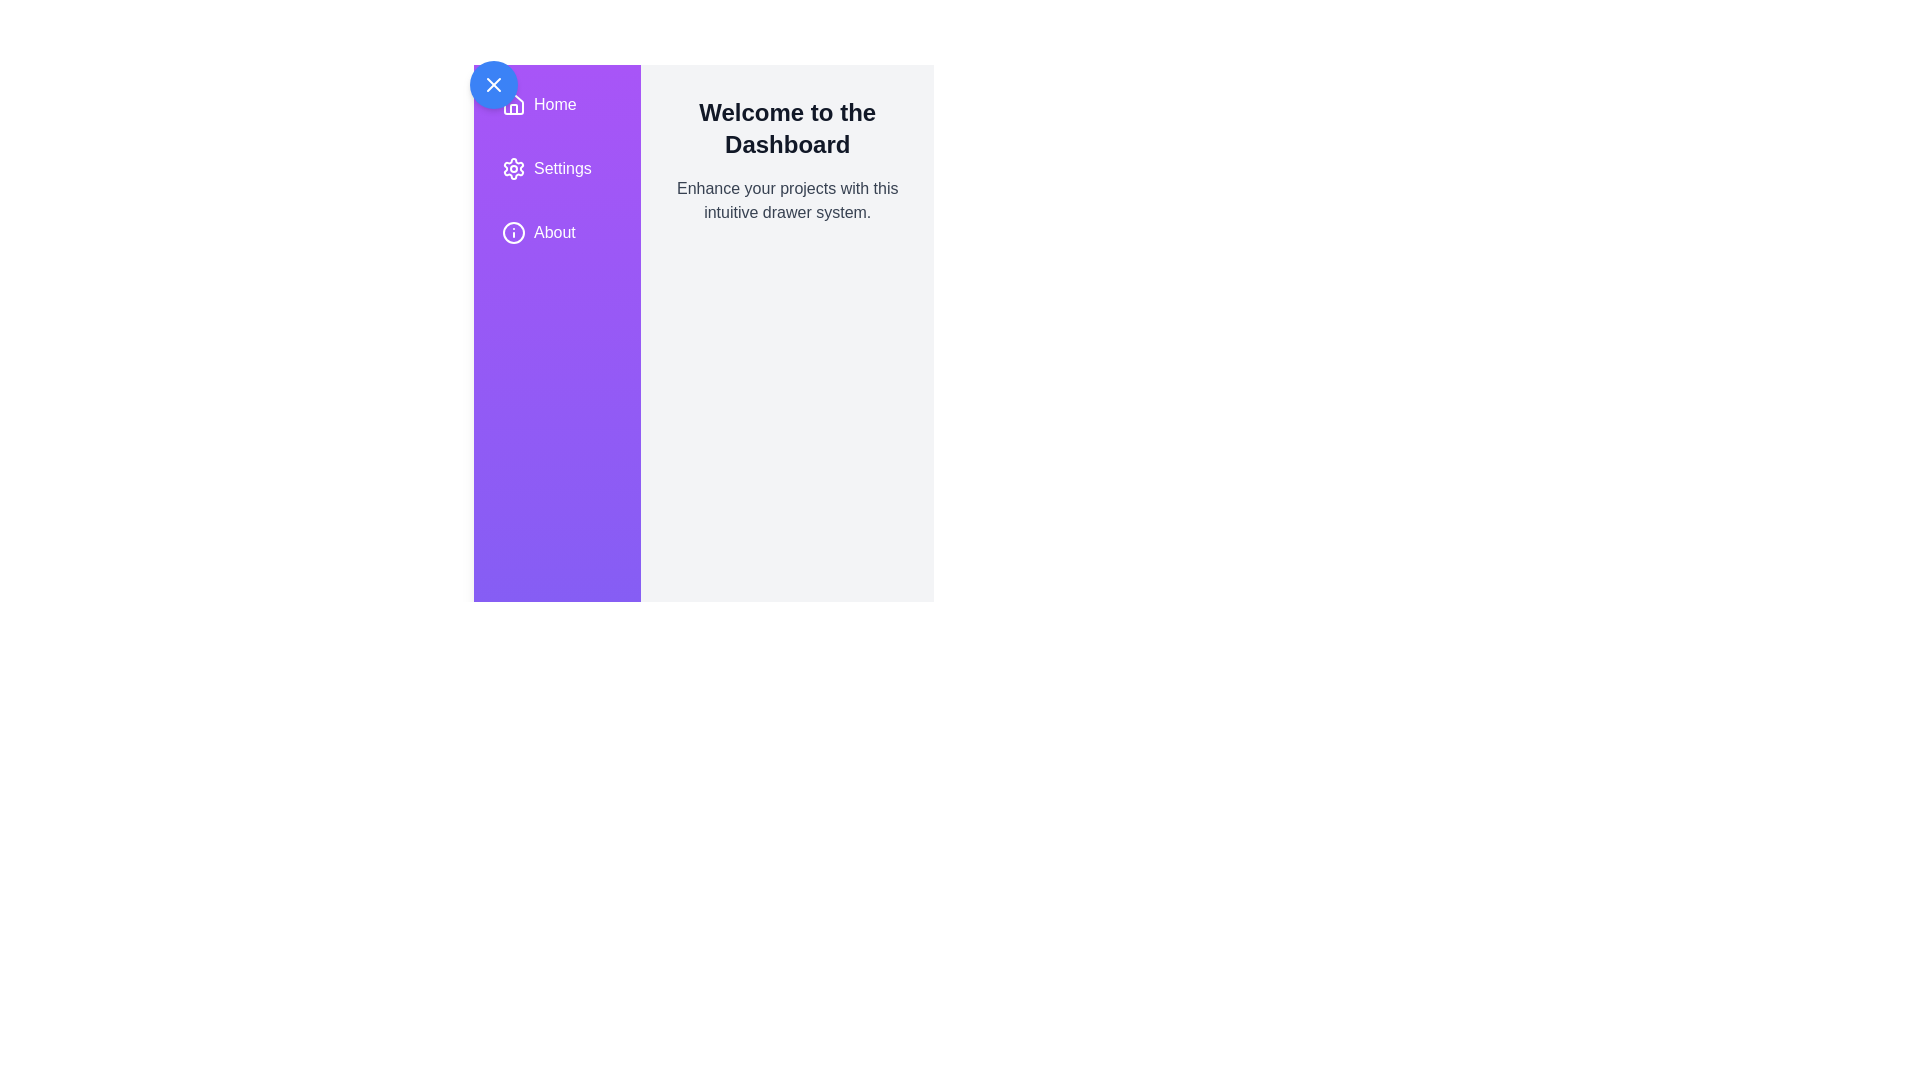  What do you see at coordinates (786, 128) in the screenshot?
I see `the header text 'Welcome to the Dashboard' to simulate interaction` at bounding box center [786, 128].